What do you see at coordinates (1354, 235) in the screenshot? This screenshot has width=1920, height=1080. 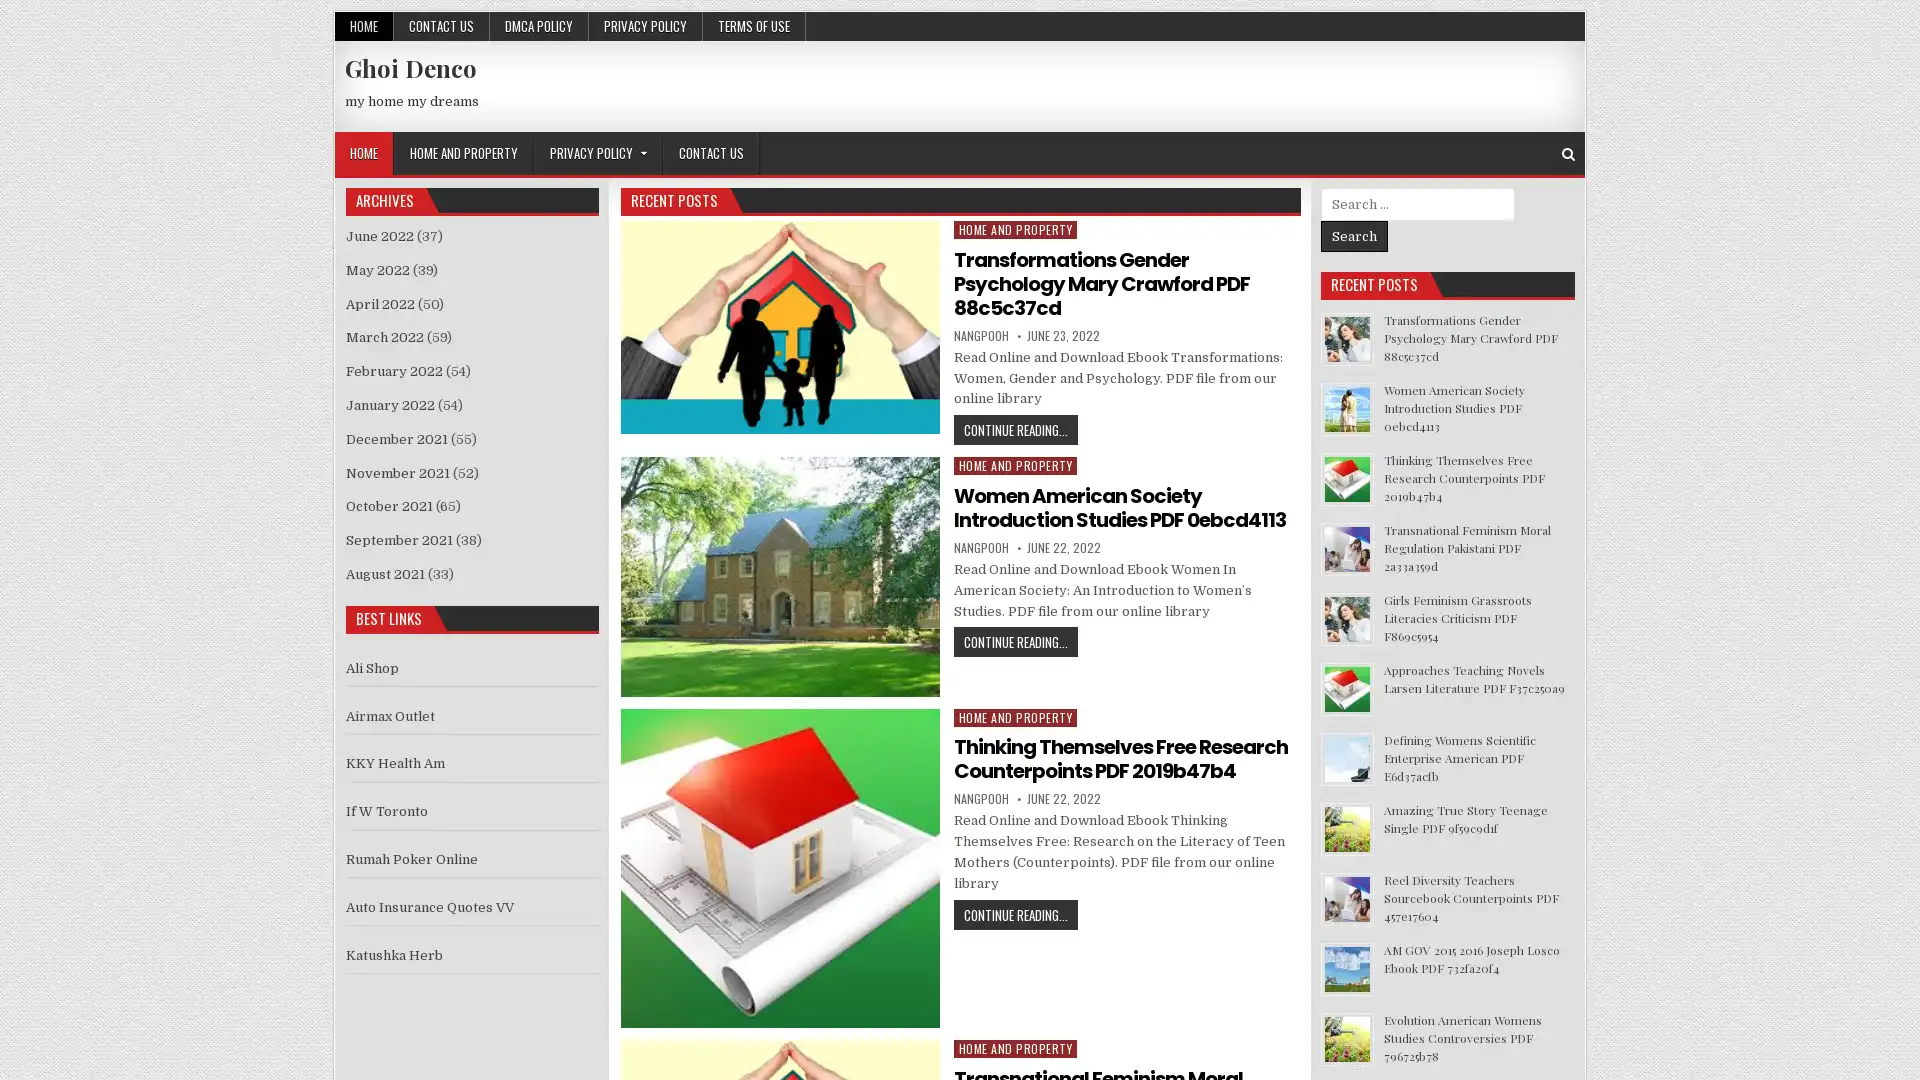 I see `Search` at bounding box center [1354, 235].